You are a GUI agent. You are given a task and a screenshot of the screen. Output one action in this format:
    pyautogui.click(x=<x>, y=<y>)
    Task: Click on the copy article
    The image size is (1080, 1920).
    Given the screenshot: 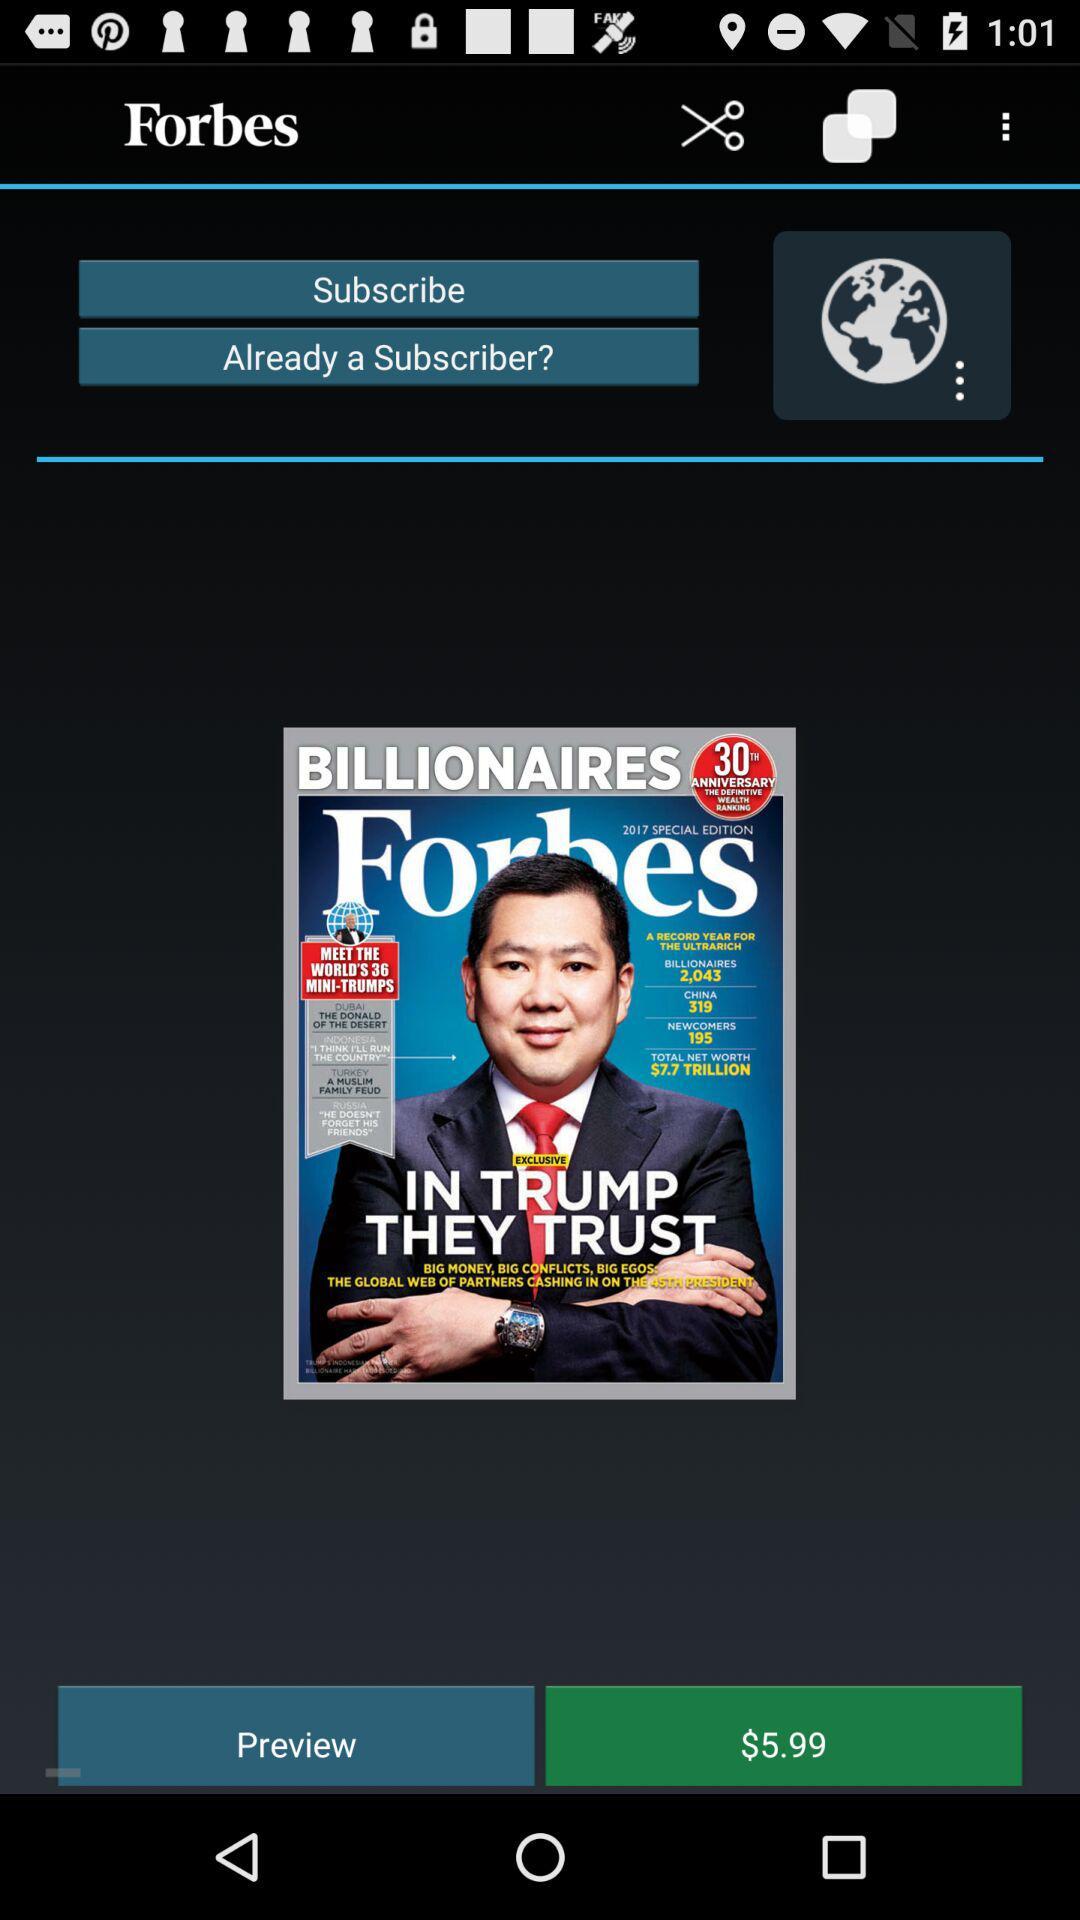 What is the action you would take?
    pyautogui.click(x=858, y=124)
    